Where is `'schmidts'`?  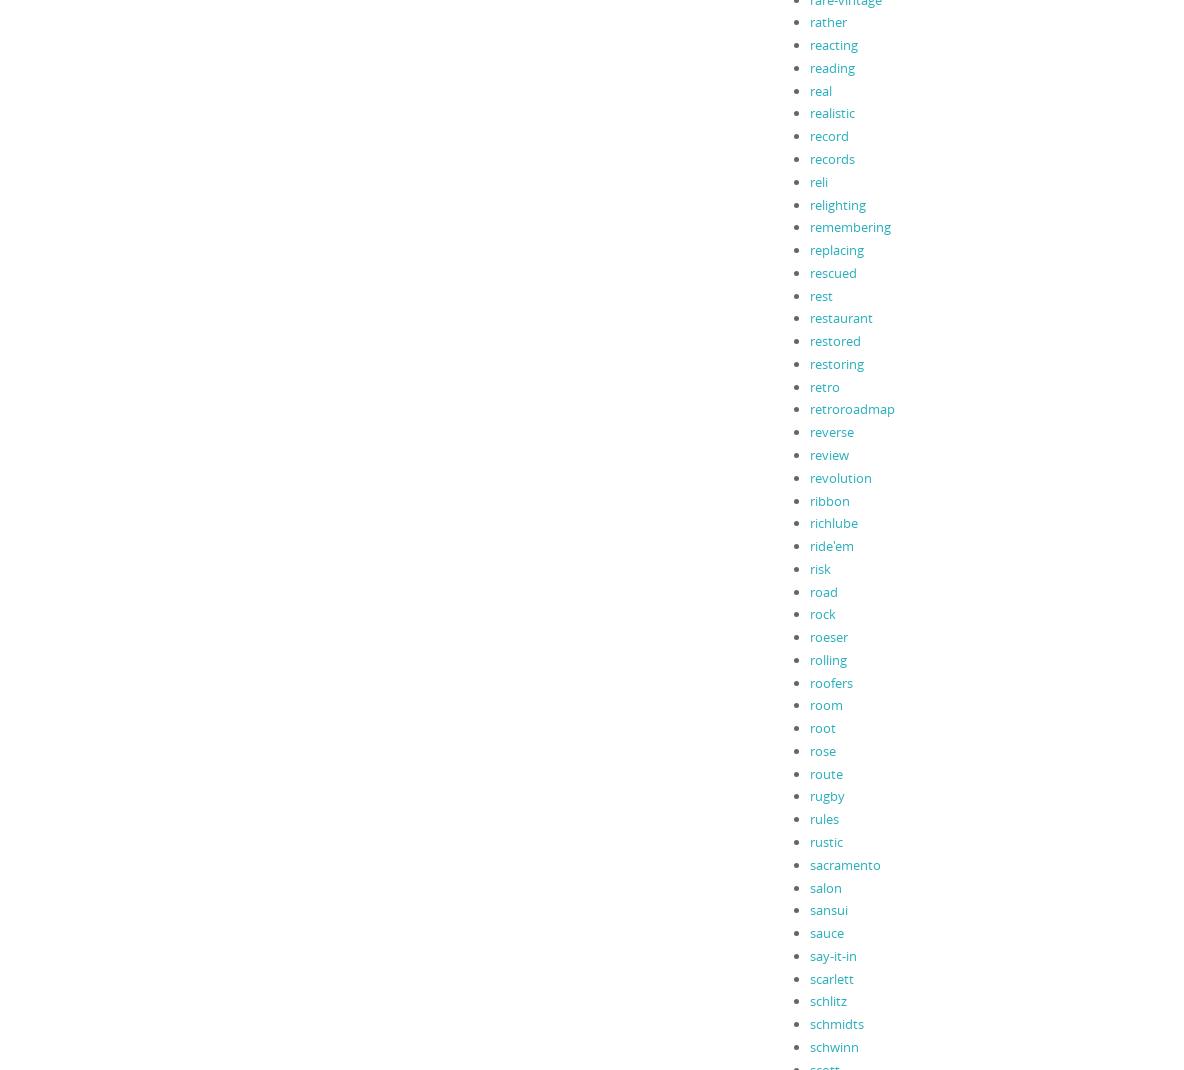 'schmidts' is located at coordinates (836, 1023).